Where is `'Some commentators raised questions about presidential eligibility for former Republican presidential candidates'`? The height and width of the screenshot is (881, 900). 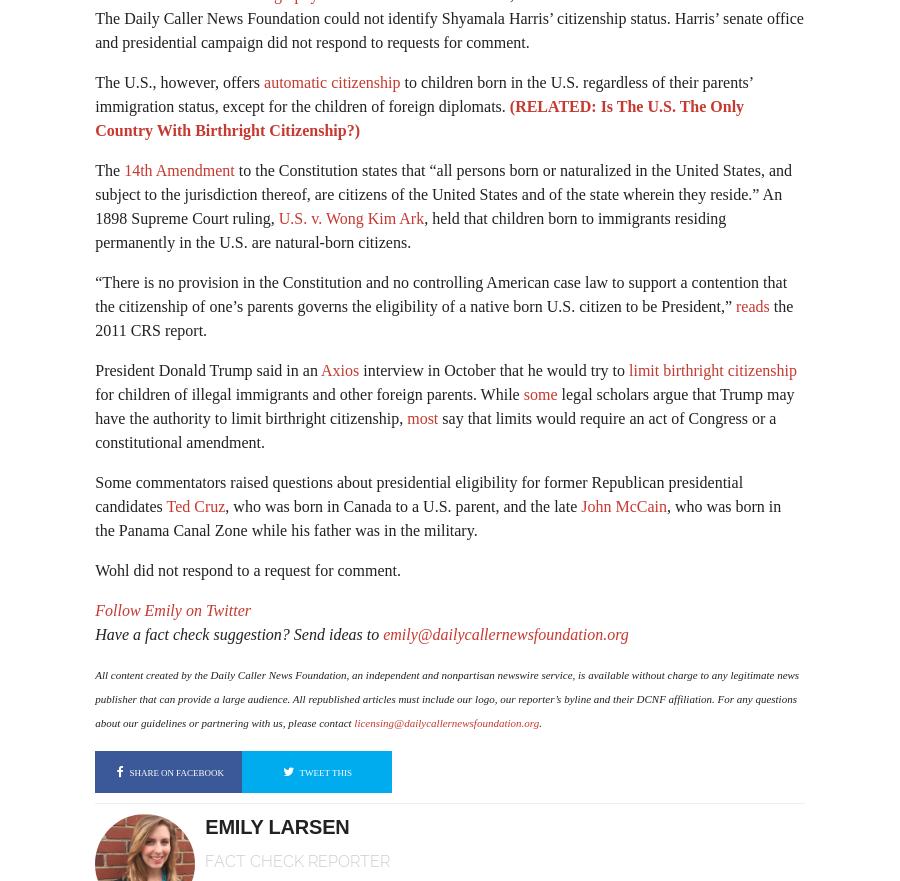
'Some commentators raised questions about presidential eligibility for former Republican presidential candidates' is located at coordinates (419, 493).